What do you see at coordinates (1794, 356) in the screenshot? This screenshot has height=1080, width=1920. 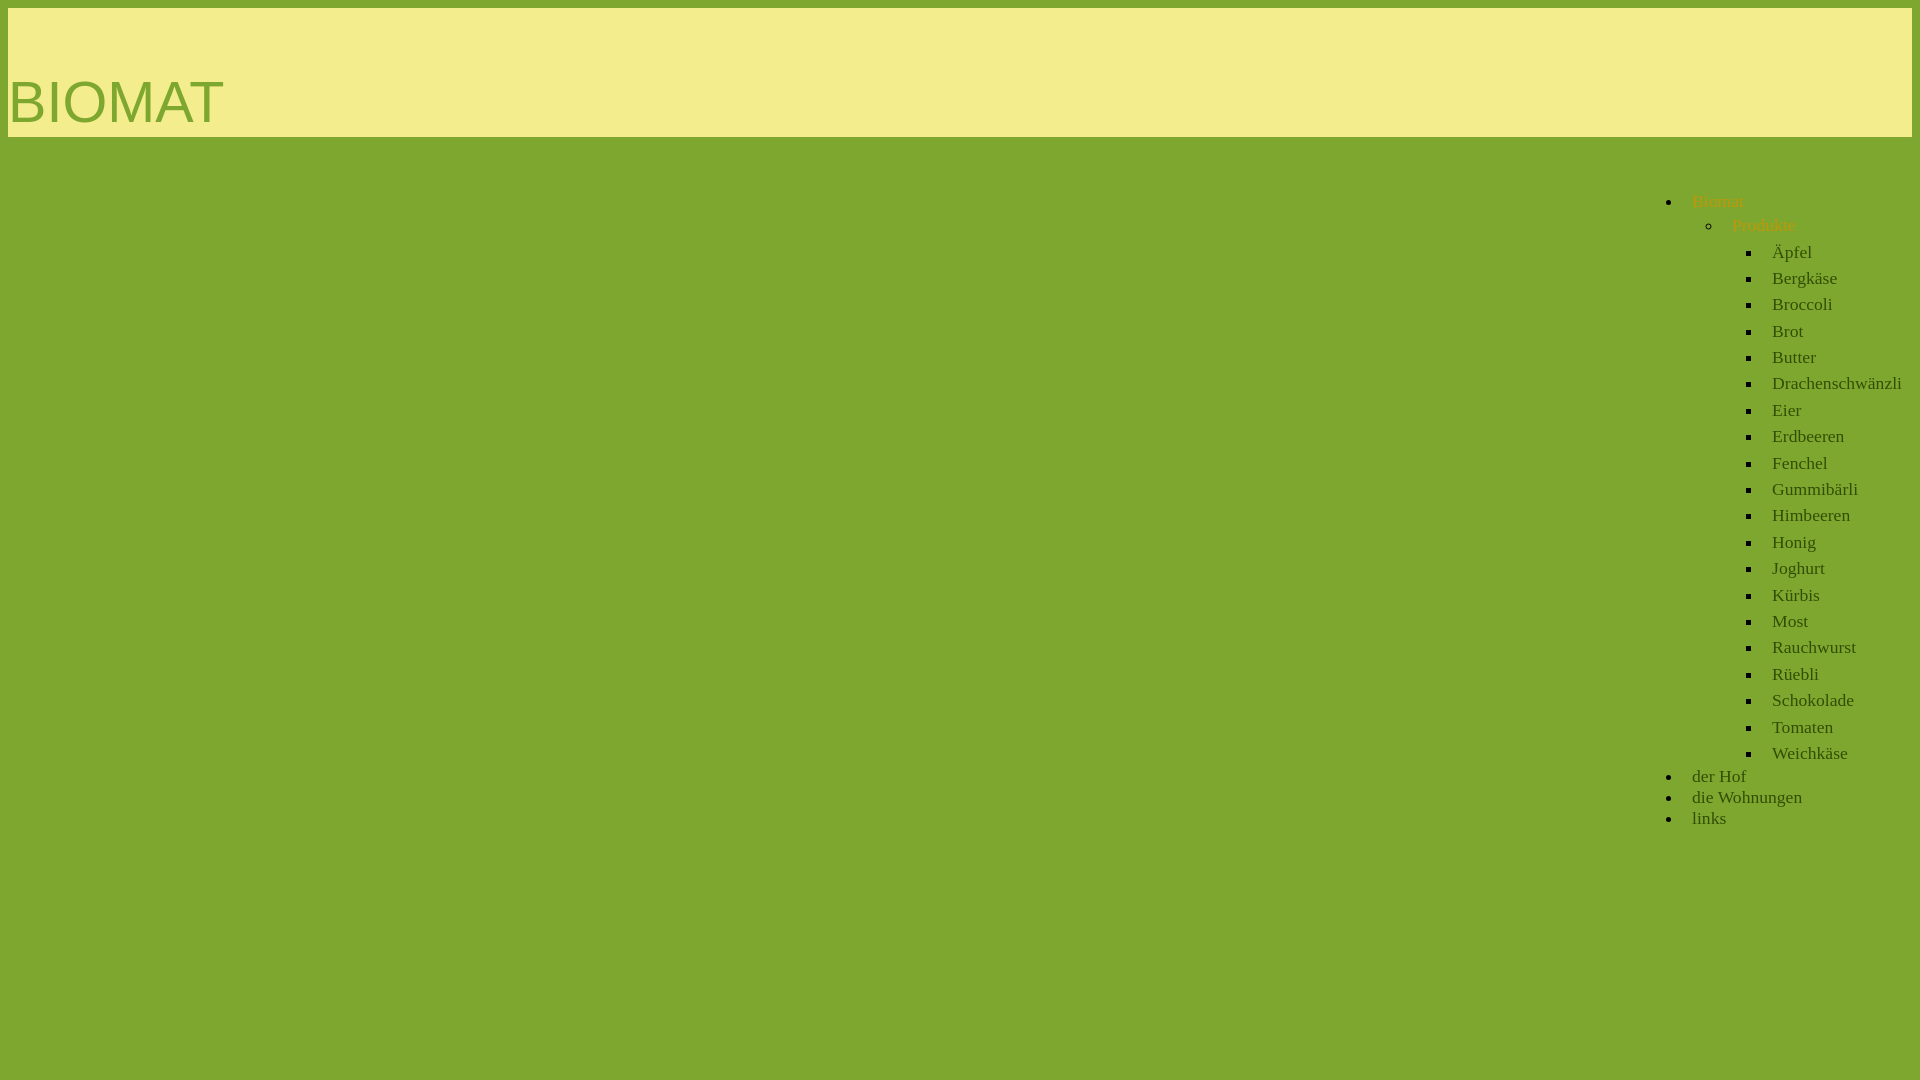 I see `'Butter'` at bounding box center [1794, 356].